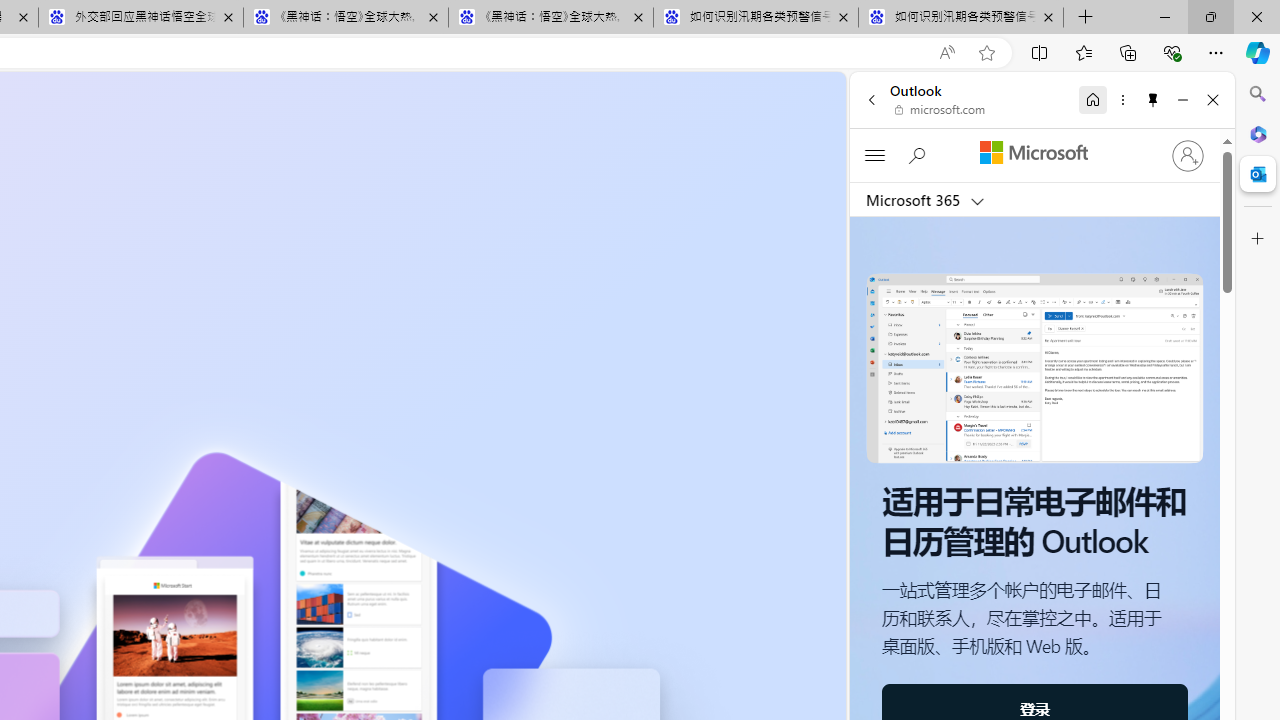  I want to click on 'More options', so click(1122, 99).